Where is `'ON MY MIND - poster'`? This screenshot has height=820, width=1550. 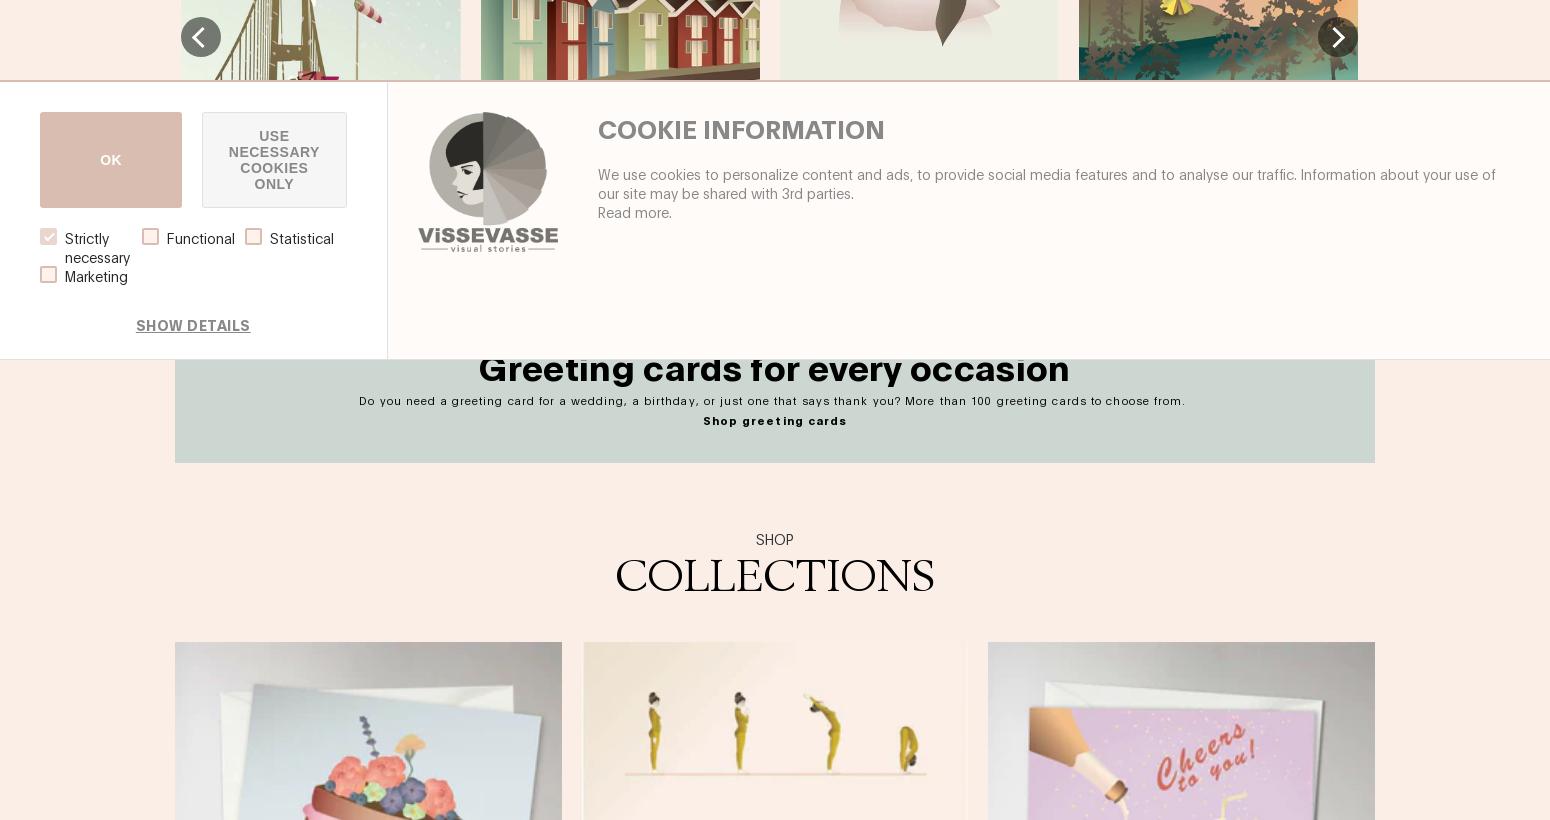
'ON MY MIND - poster' is located at coordinates (778, 108).